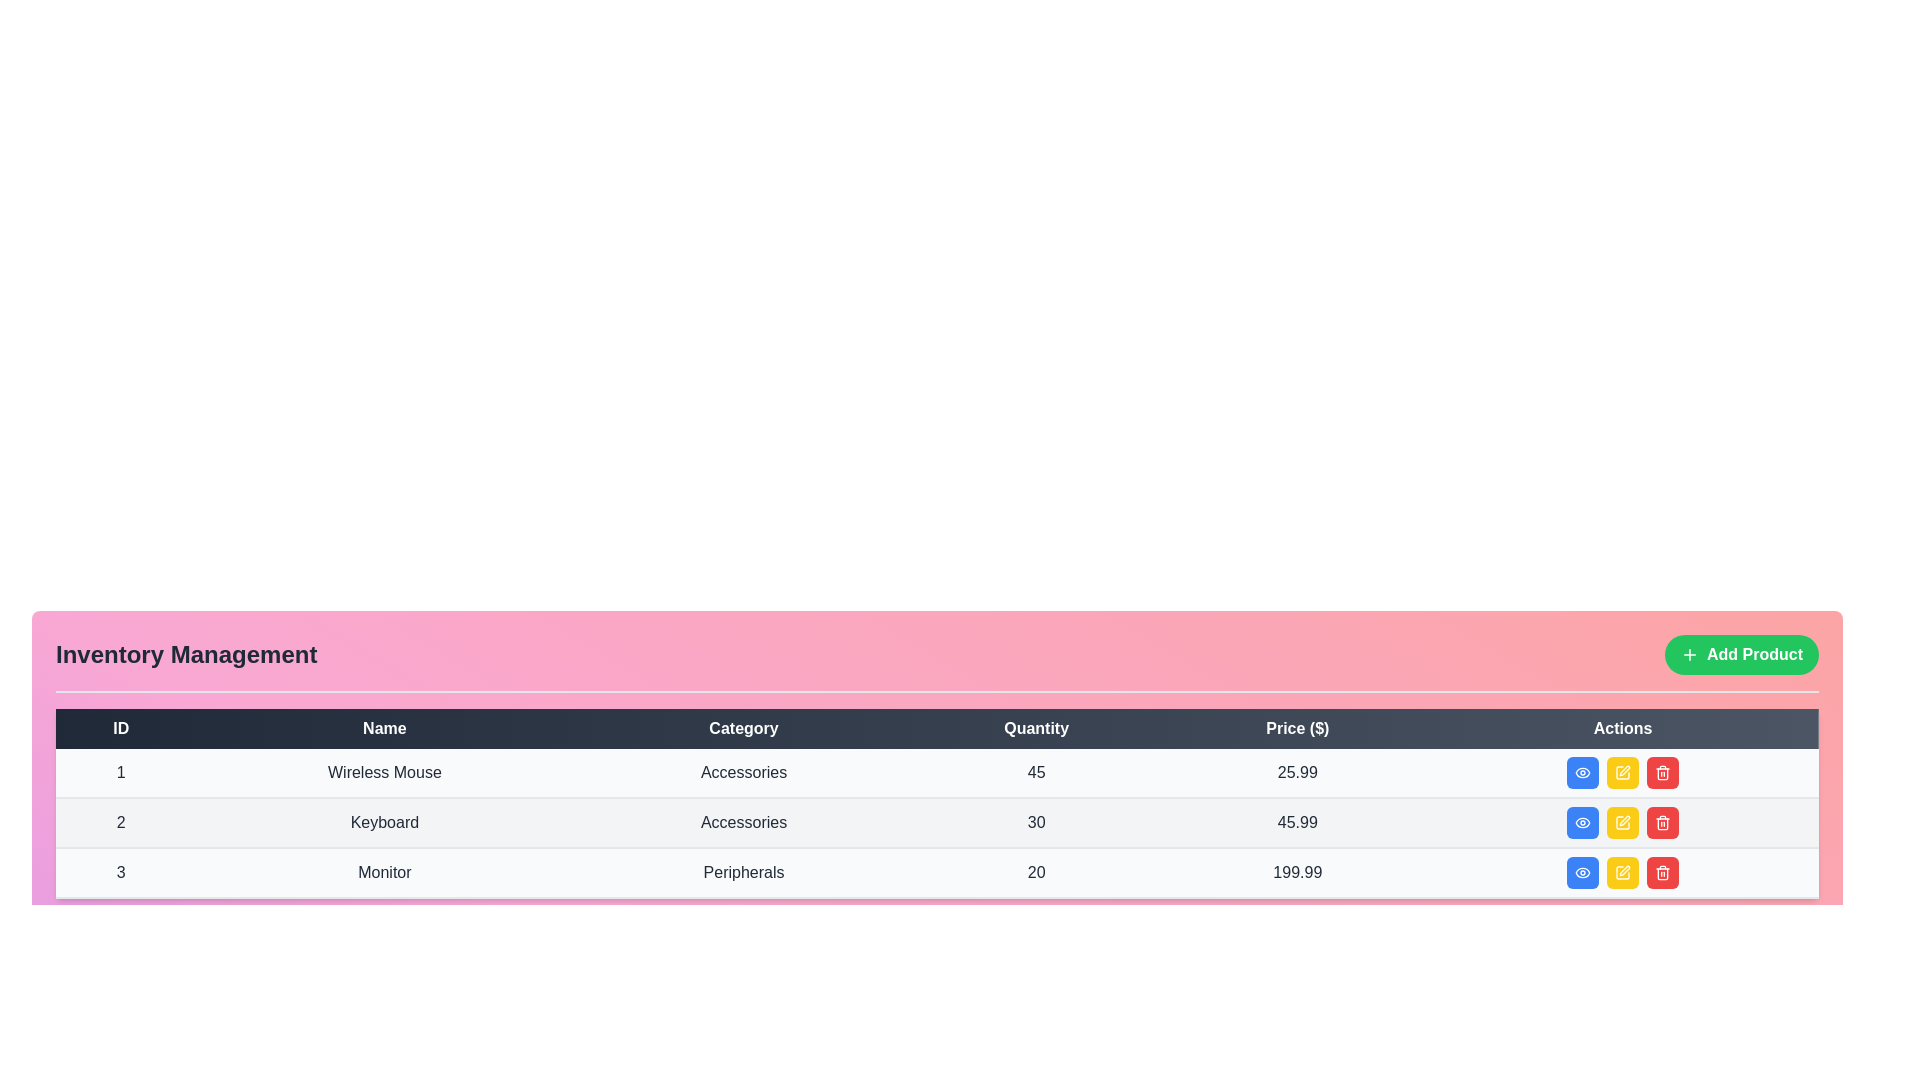 This screenshot has height=1080, width=1920. What do you see at coordinates (1623, 771) in the screenshot?
I see `the pen icon with a yellow background in the 'Actions' column of the first row in the table` at bounding box center [1623, 771].